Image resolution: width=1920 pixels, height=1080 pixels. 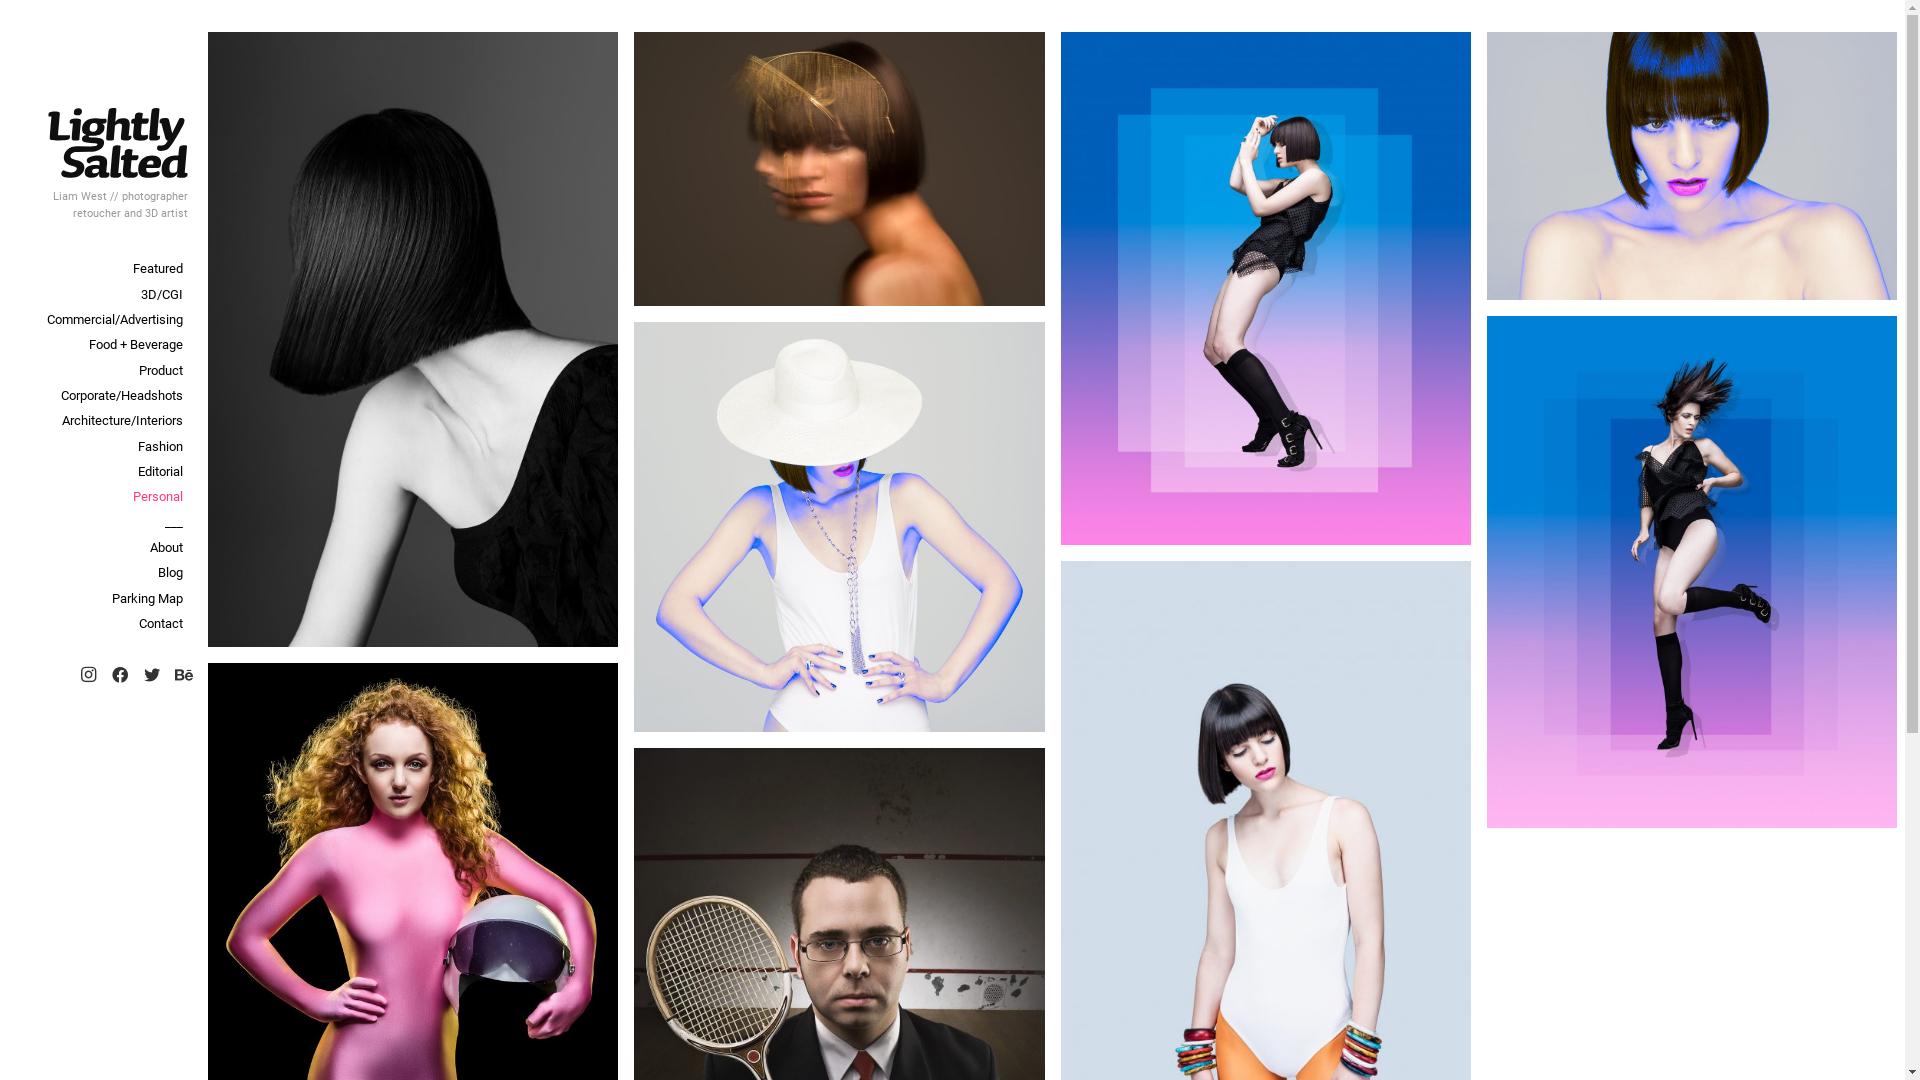 I want to click on 'Corporate/Headshots', so click(x=0, y=395).